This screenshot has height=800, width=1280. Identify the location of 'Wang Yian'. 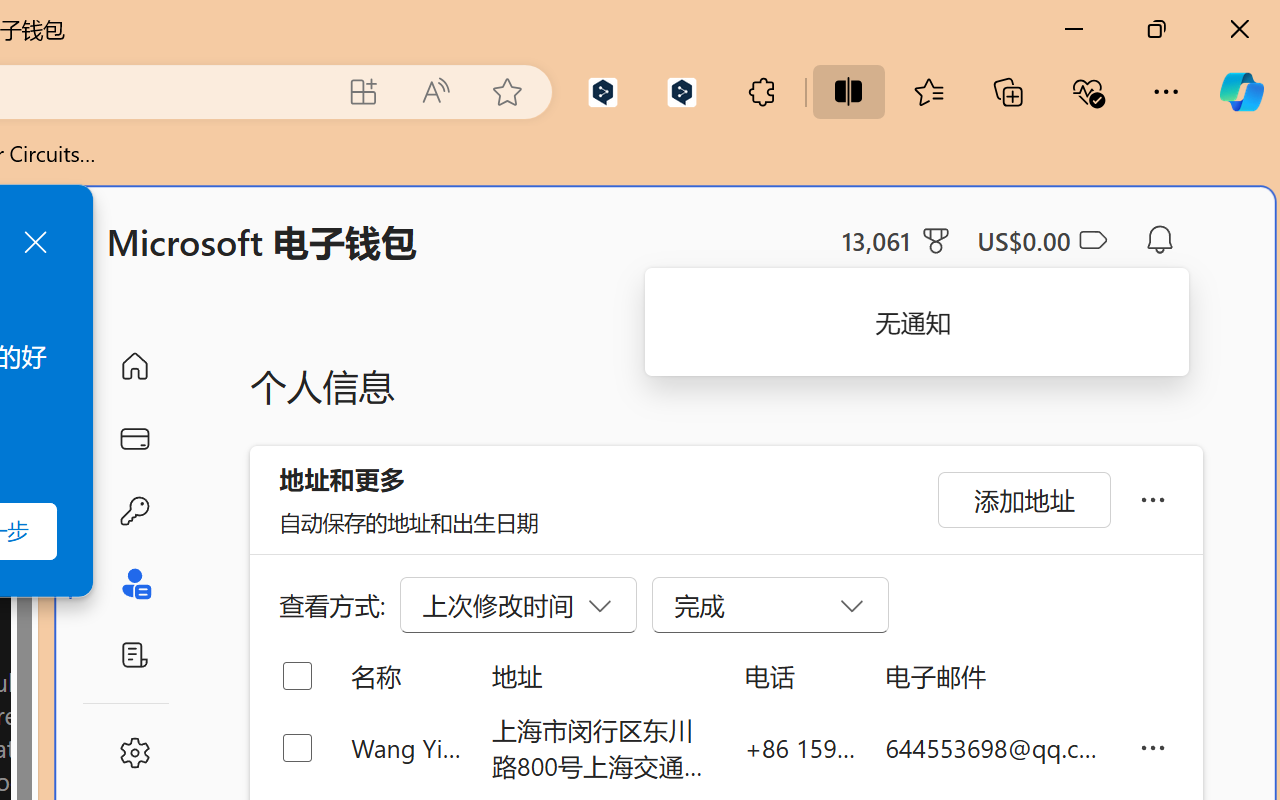
(405, 747).